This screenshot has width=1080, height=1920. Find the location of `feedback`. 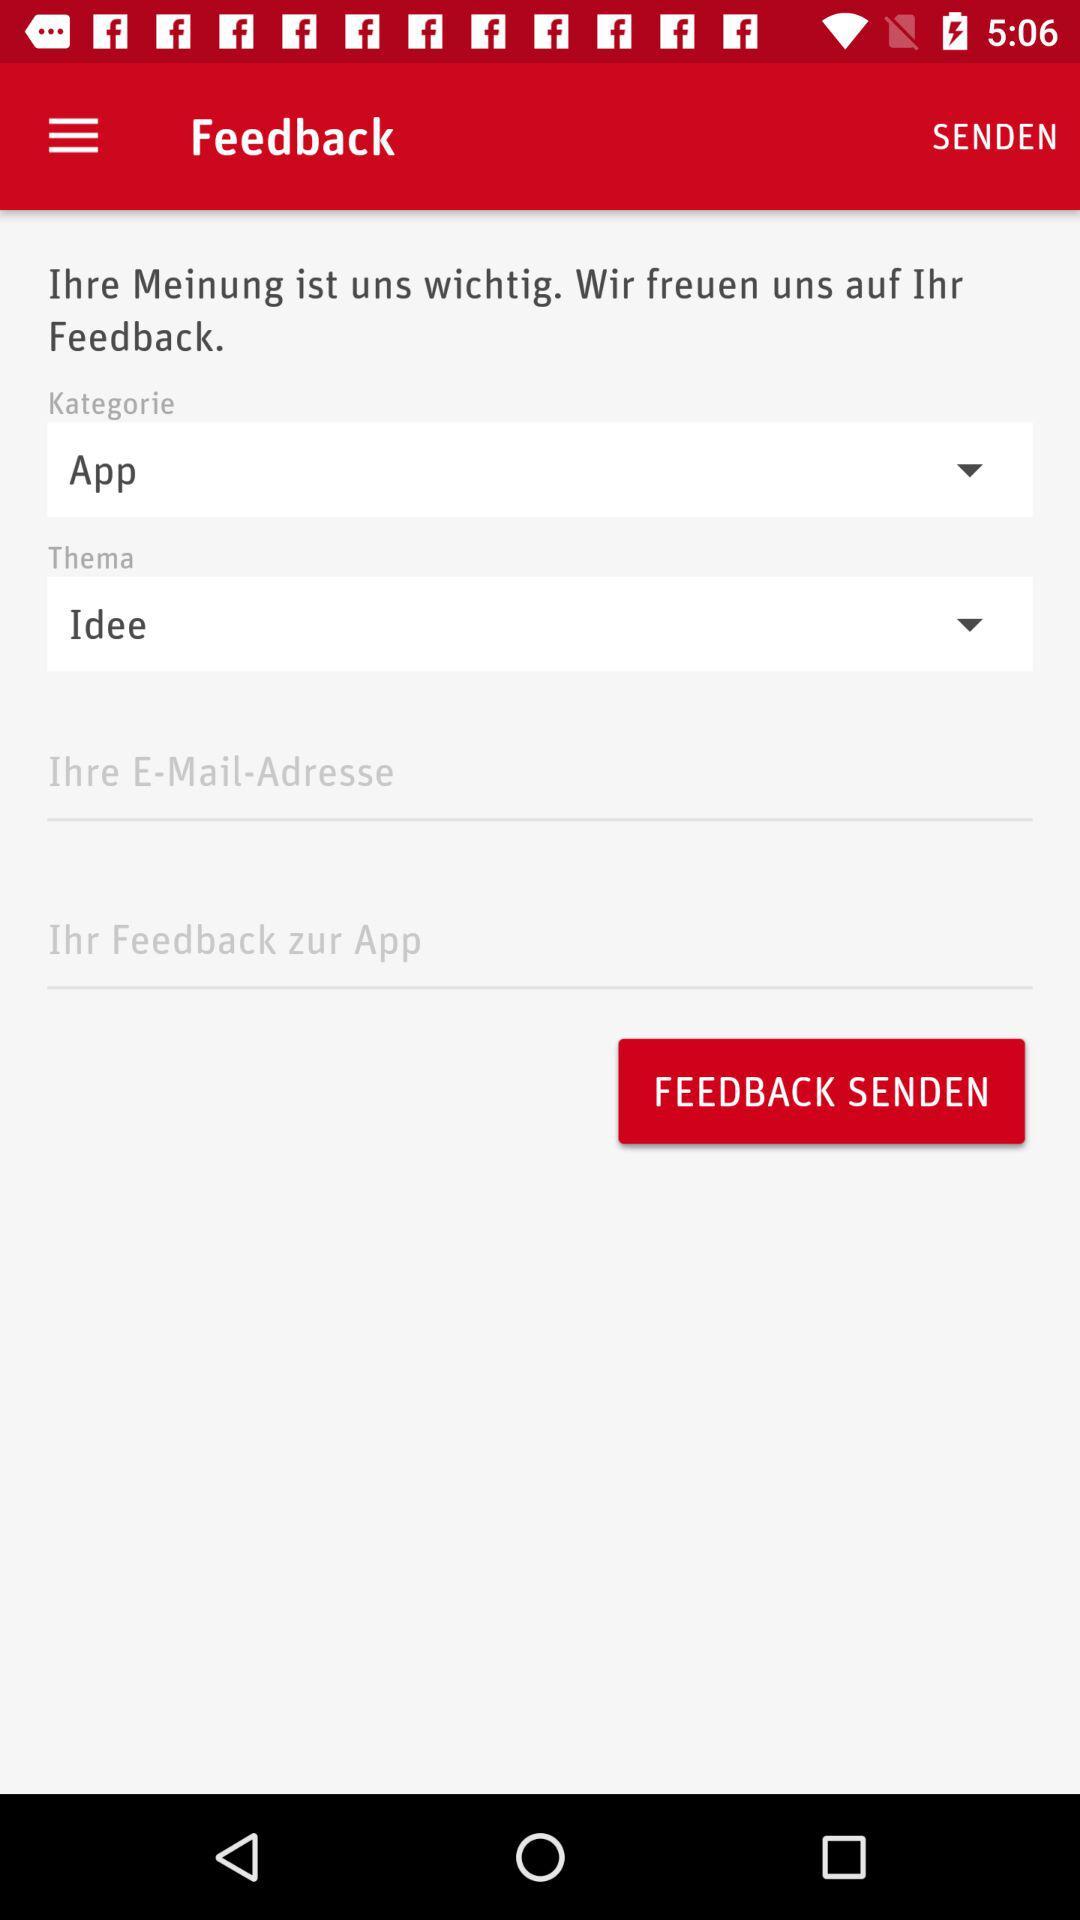

feedback is located at coordinates (540, 932).